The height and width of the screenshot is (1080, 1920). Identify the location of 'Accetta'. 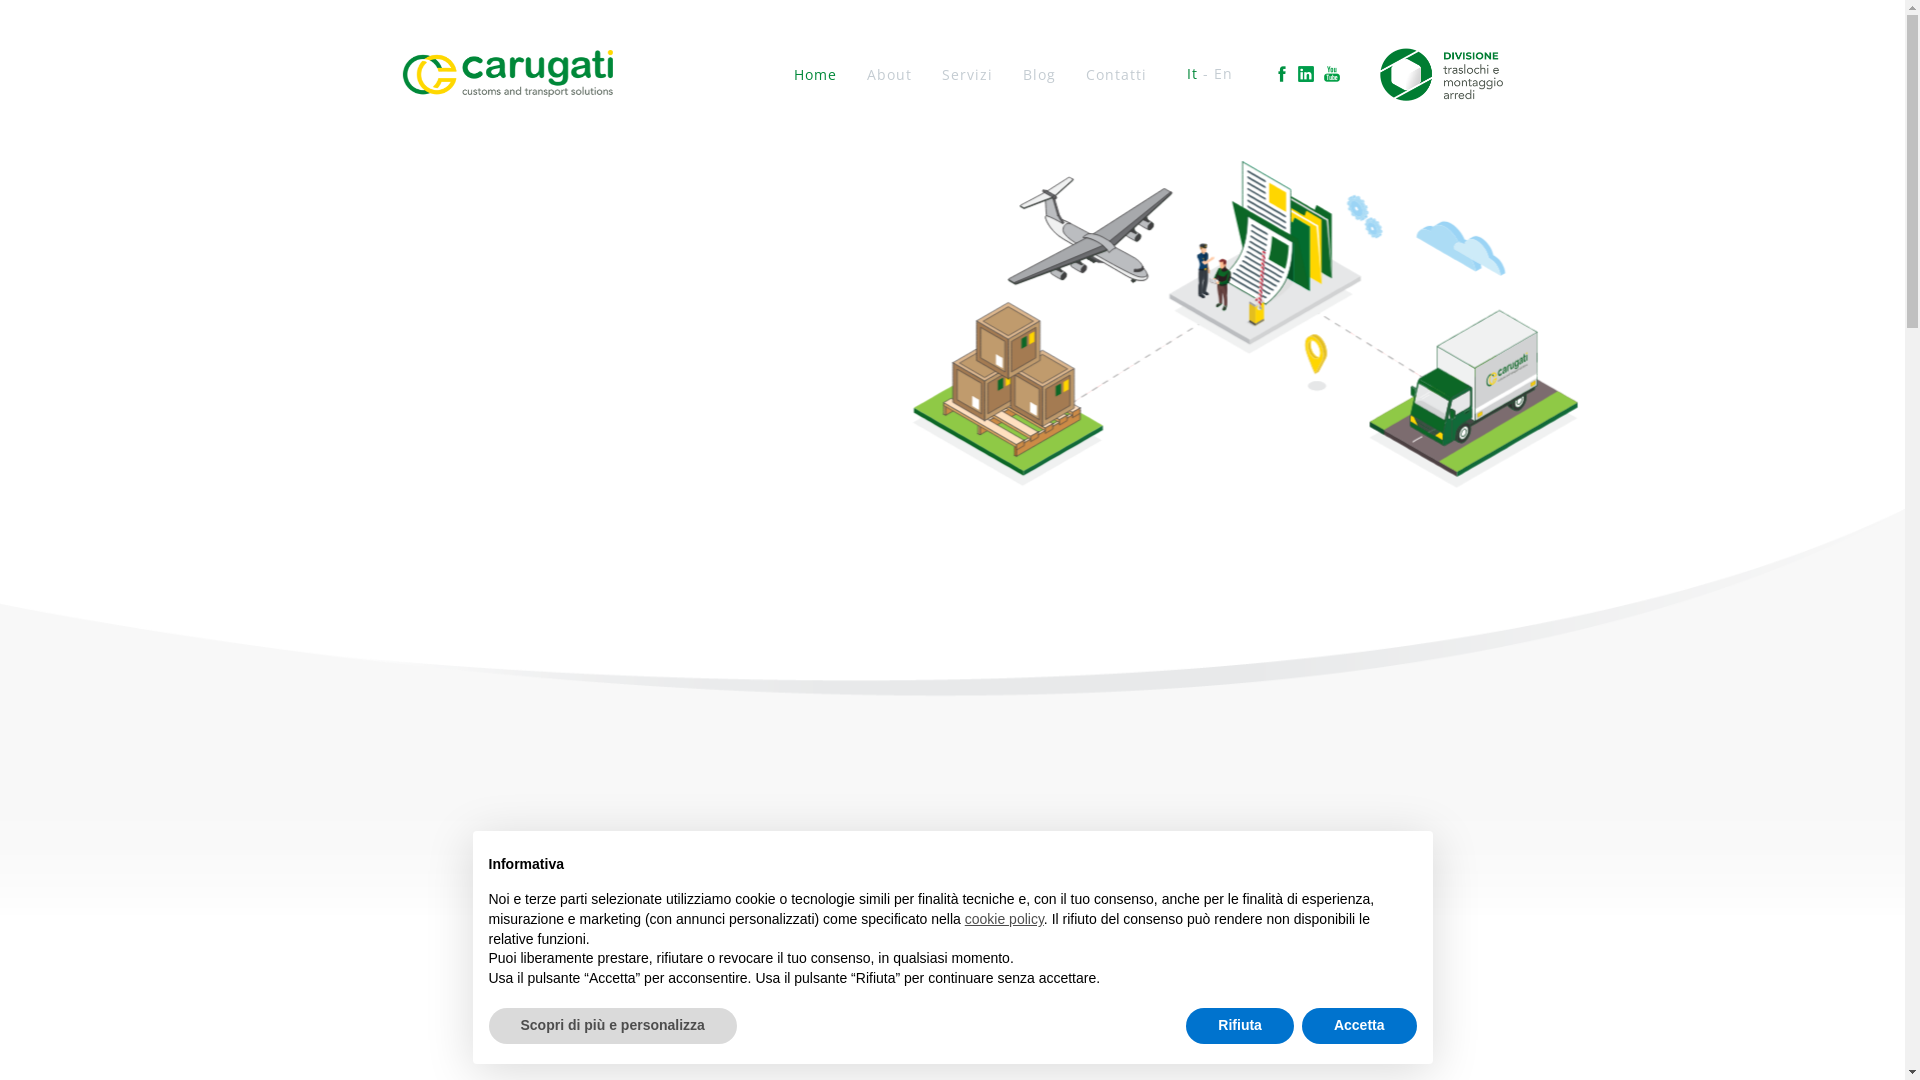
(1359, 1026).